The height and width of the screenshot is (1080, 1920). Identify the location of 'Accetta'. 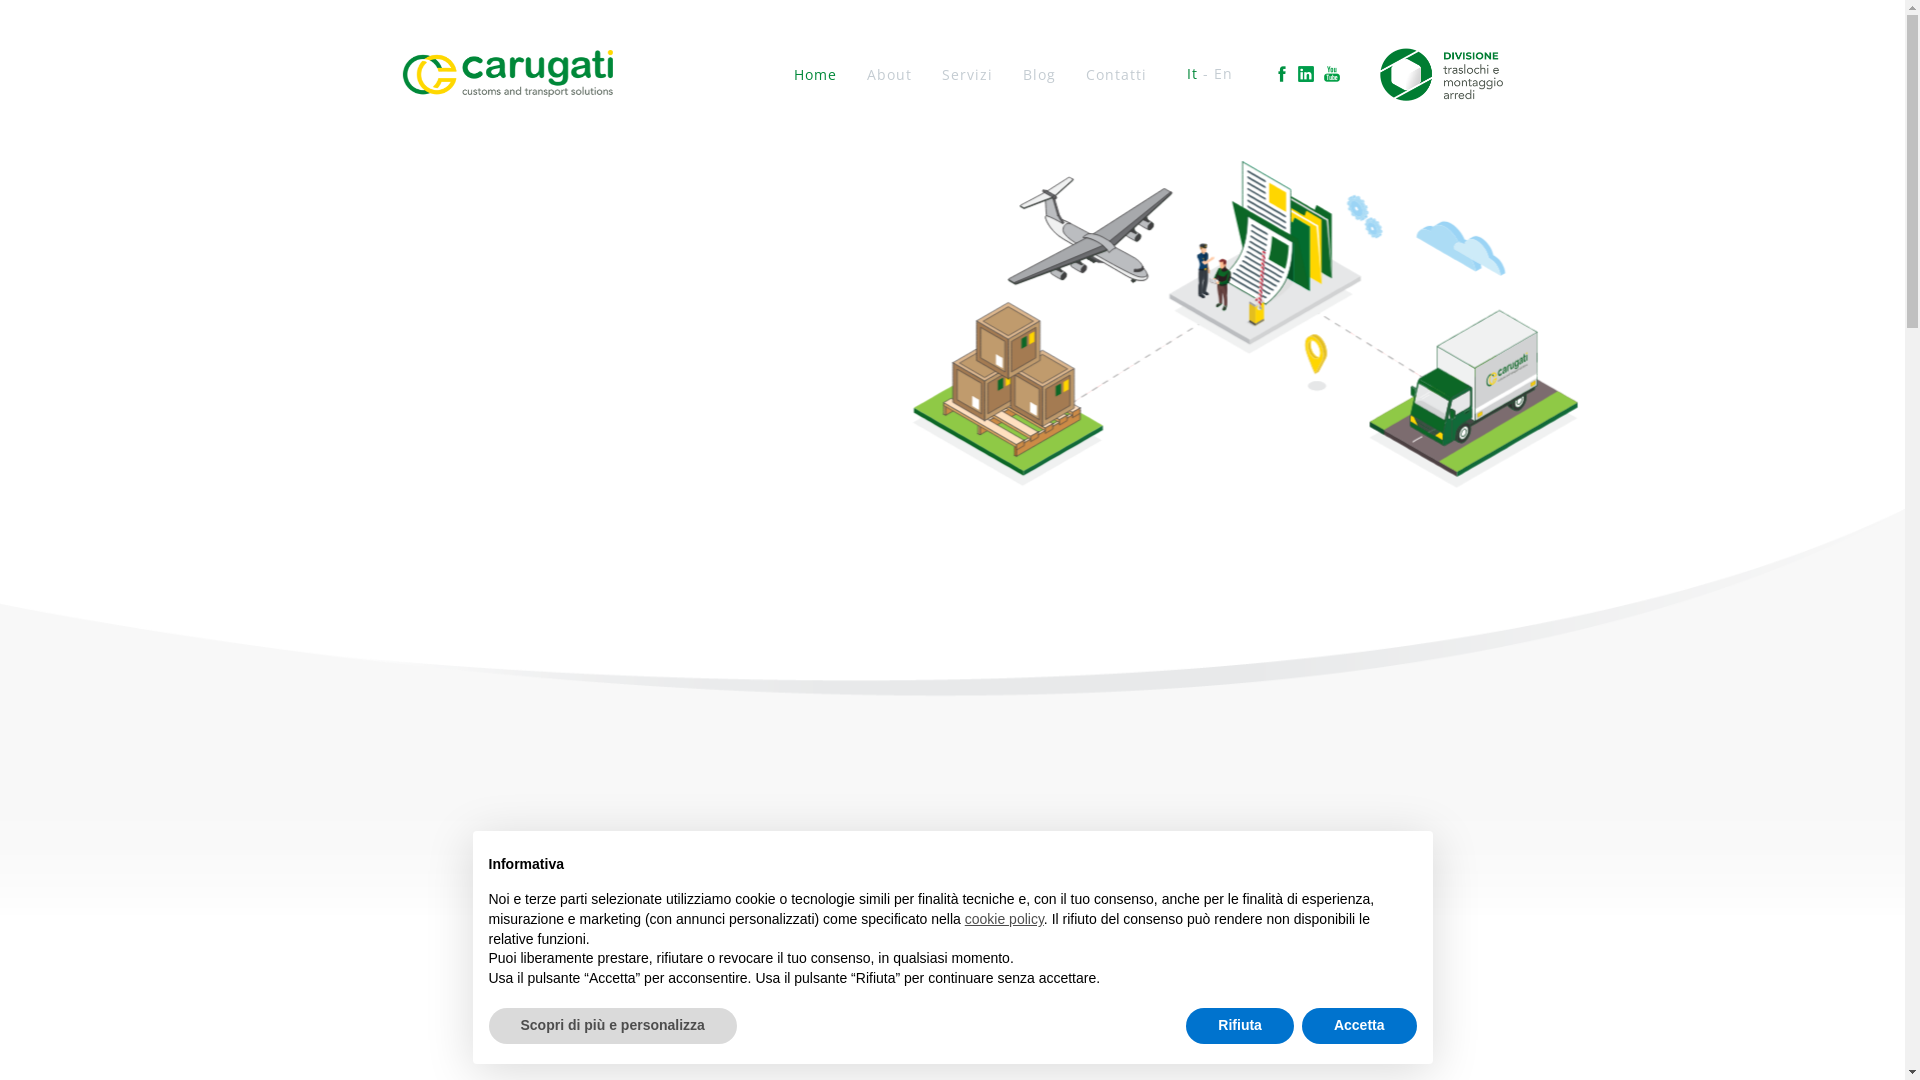
(1359, 1026).